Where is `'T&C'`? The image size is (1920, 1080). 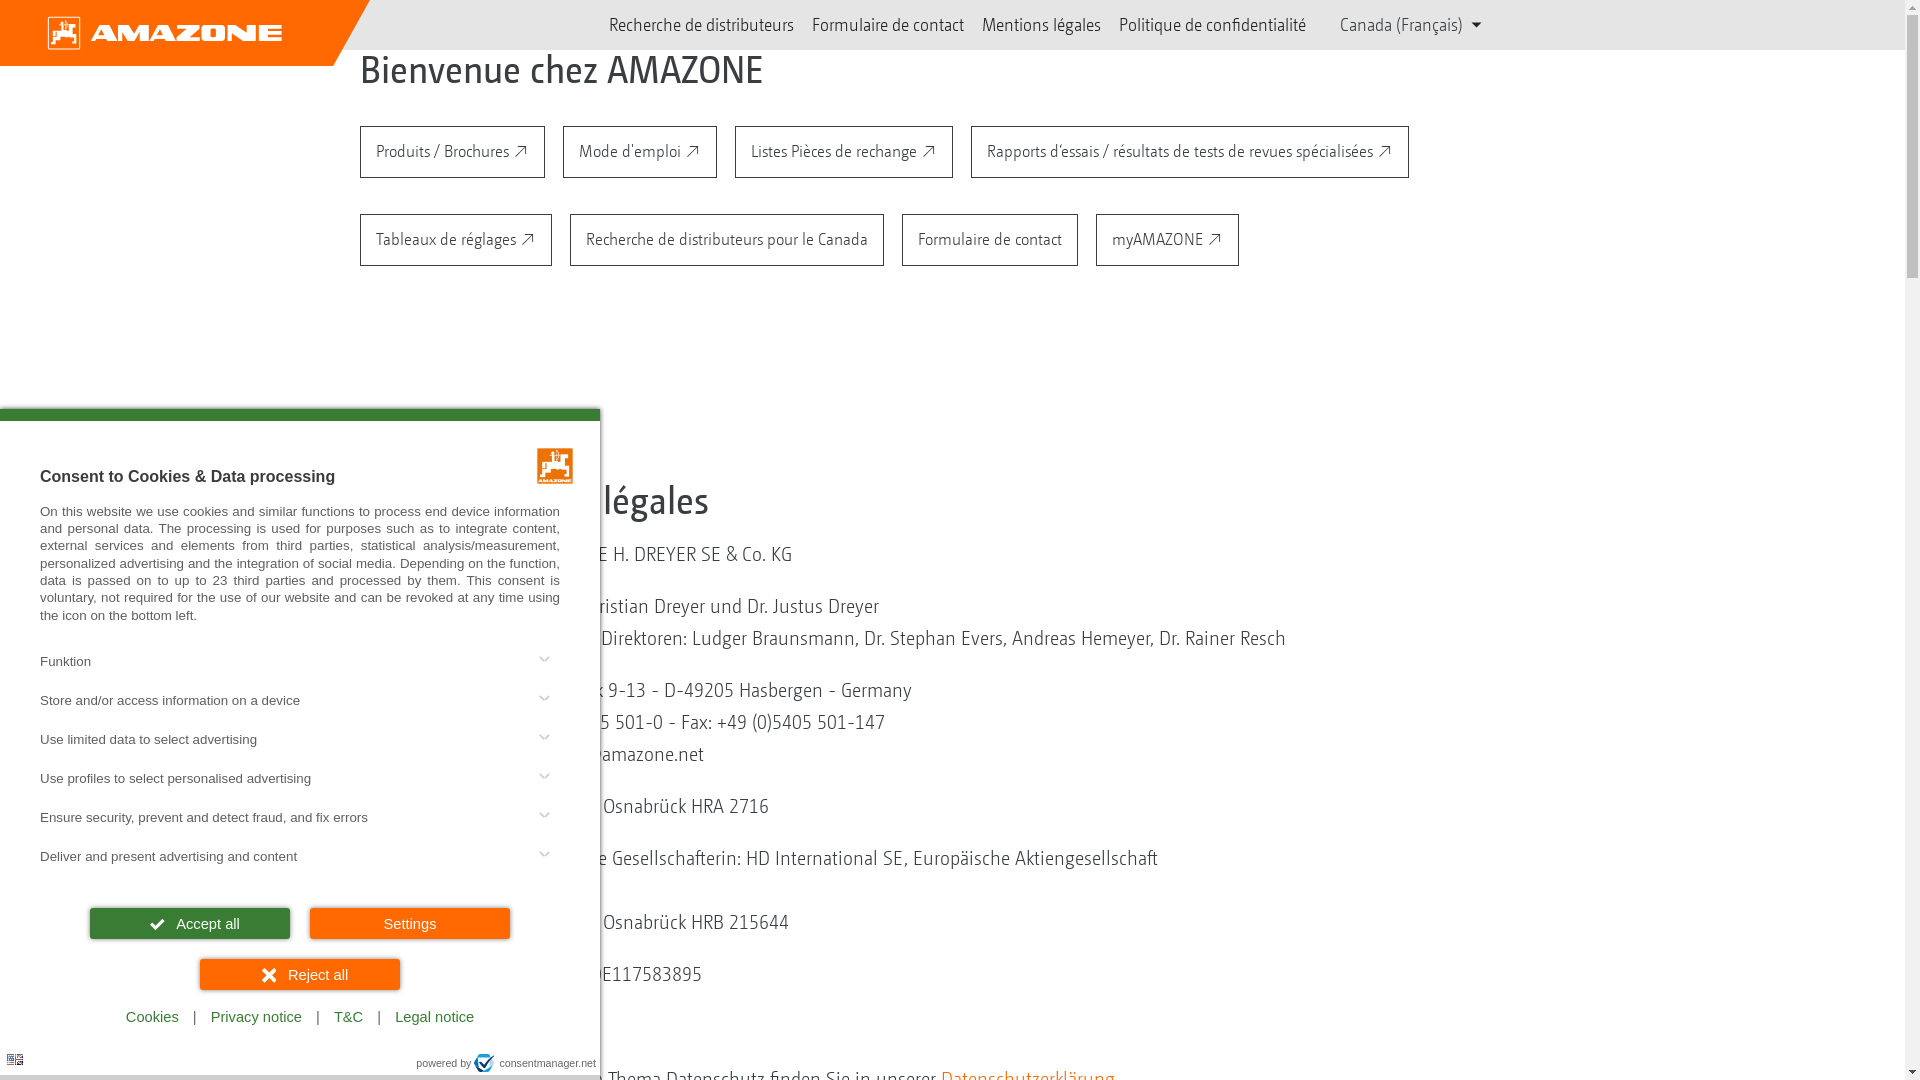
'T&C' is located at coordinates (348, 1017).